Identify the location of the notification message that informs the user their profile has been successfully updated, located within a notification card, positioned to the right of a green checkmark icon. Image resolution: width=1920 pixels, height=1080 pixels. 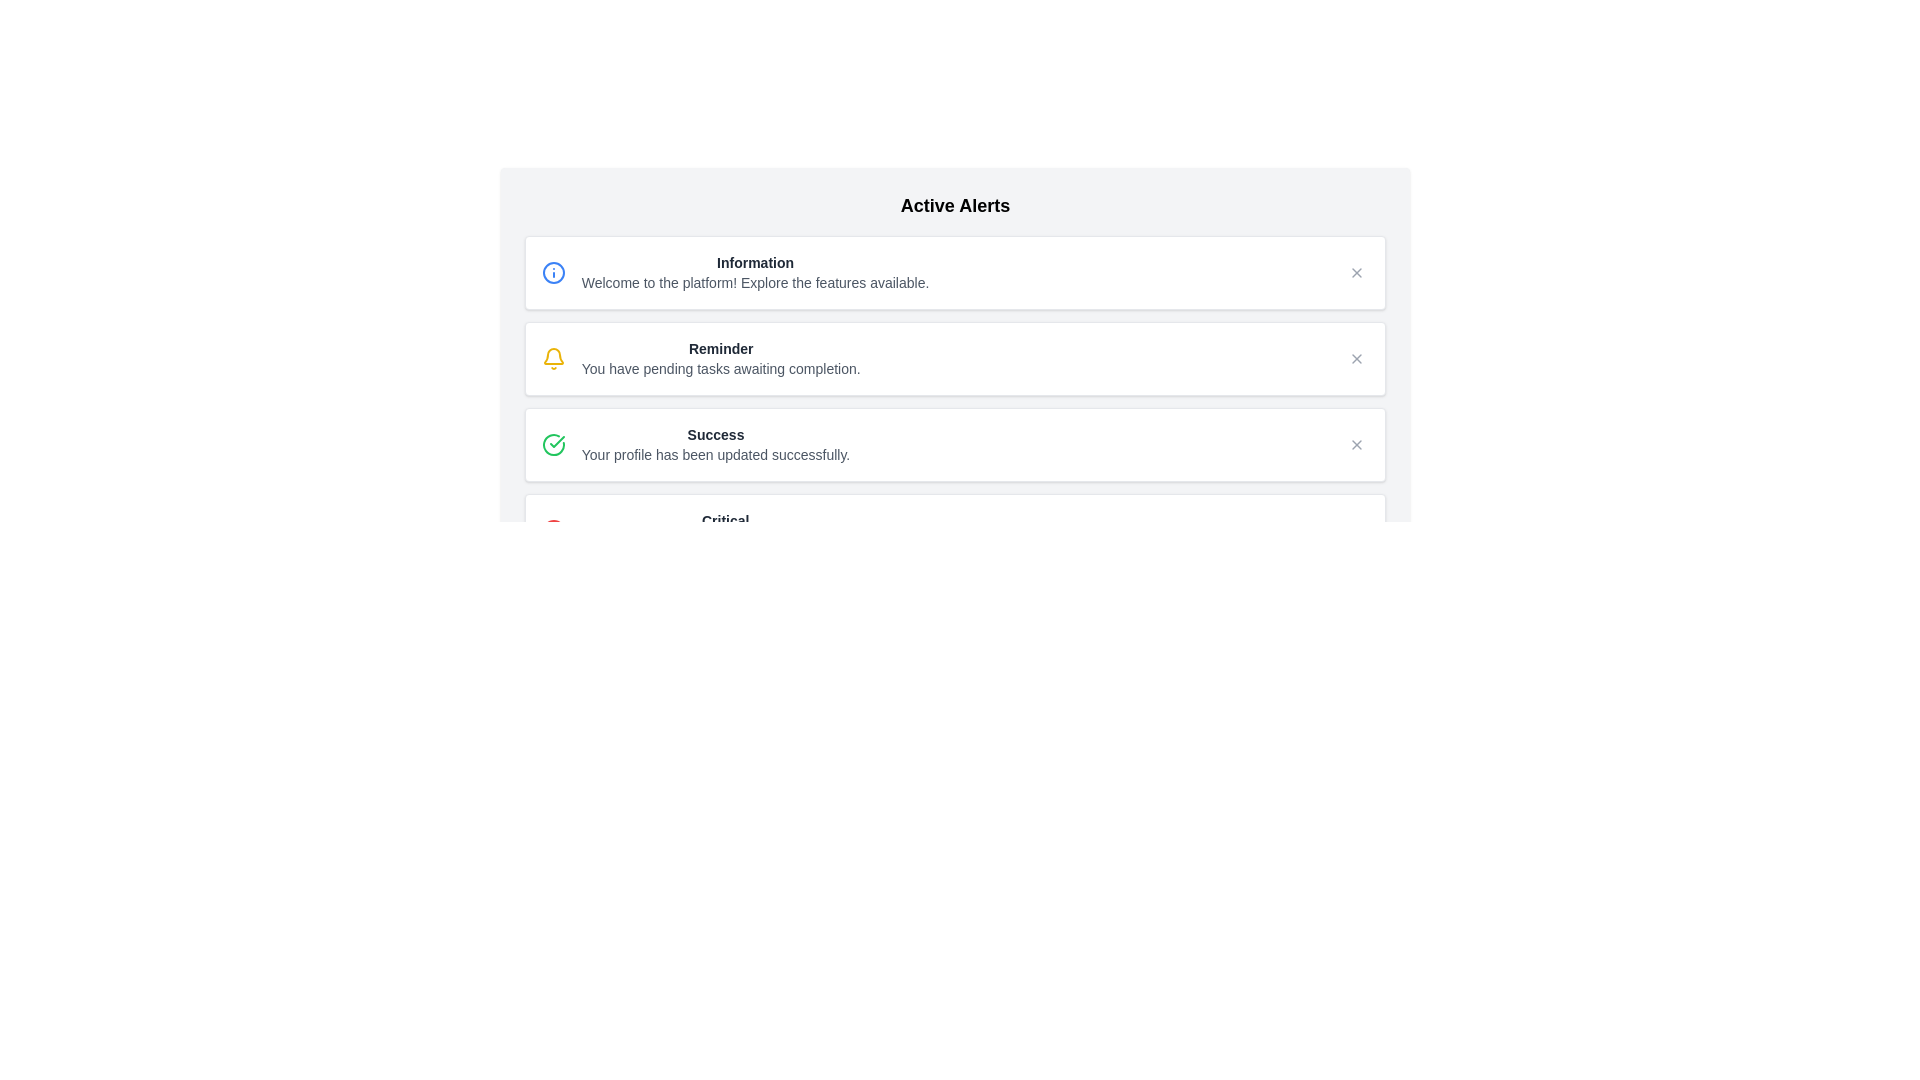
(715, 443).